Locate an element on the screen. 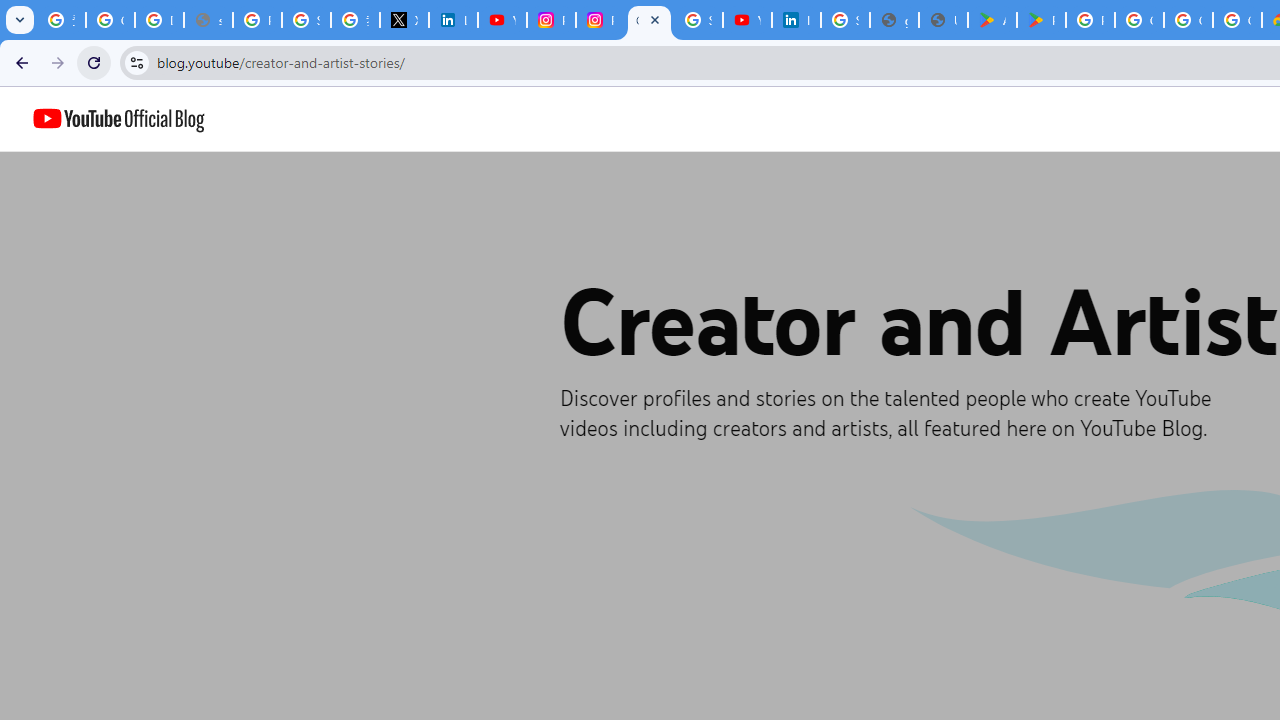 The width and height of the screenshot is (1280, 720). 'support.google.com - Network error' is located at coordinates (208, 20).